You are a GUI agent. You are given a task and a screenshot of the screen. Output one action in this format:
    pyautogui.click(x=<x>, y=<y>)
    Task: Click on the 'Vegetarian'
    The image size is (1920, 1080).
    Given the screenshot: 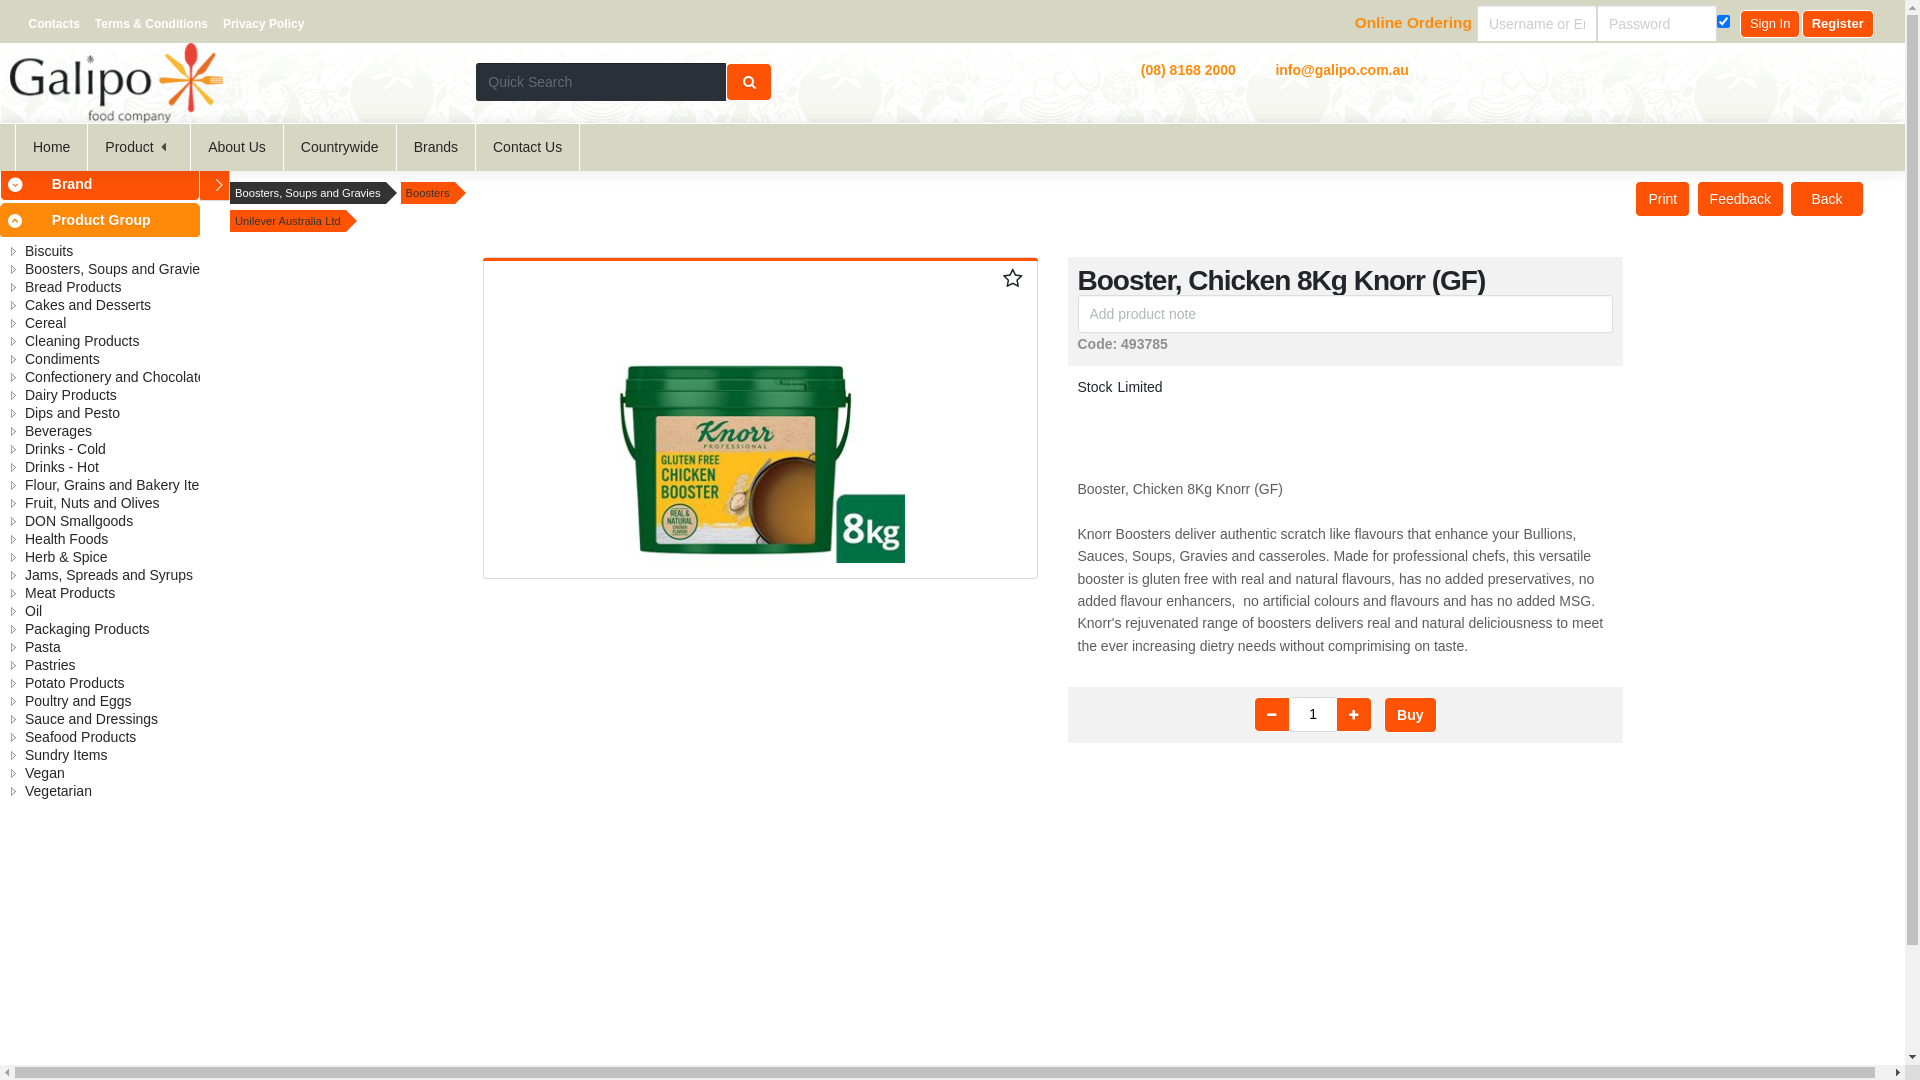 What is the action you would take?
    pyautogui.click(x=58, y=789)
    